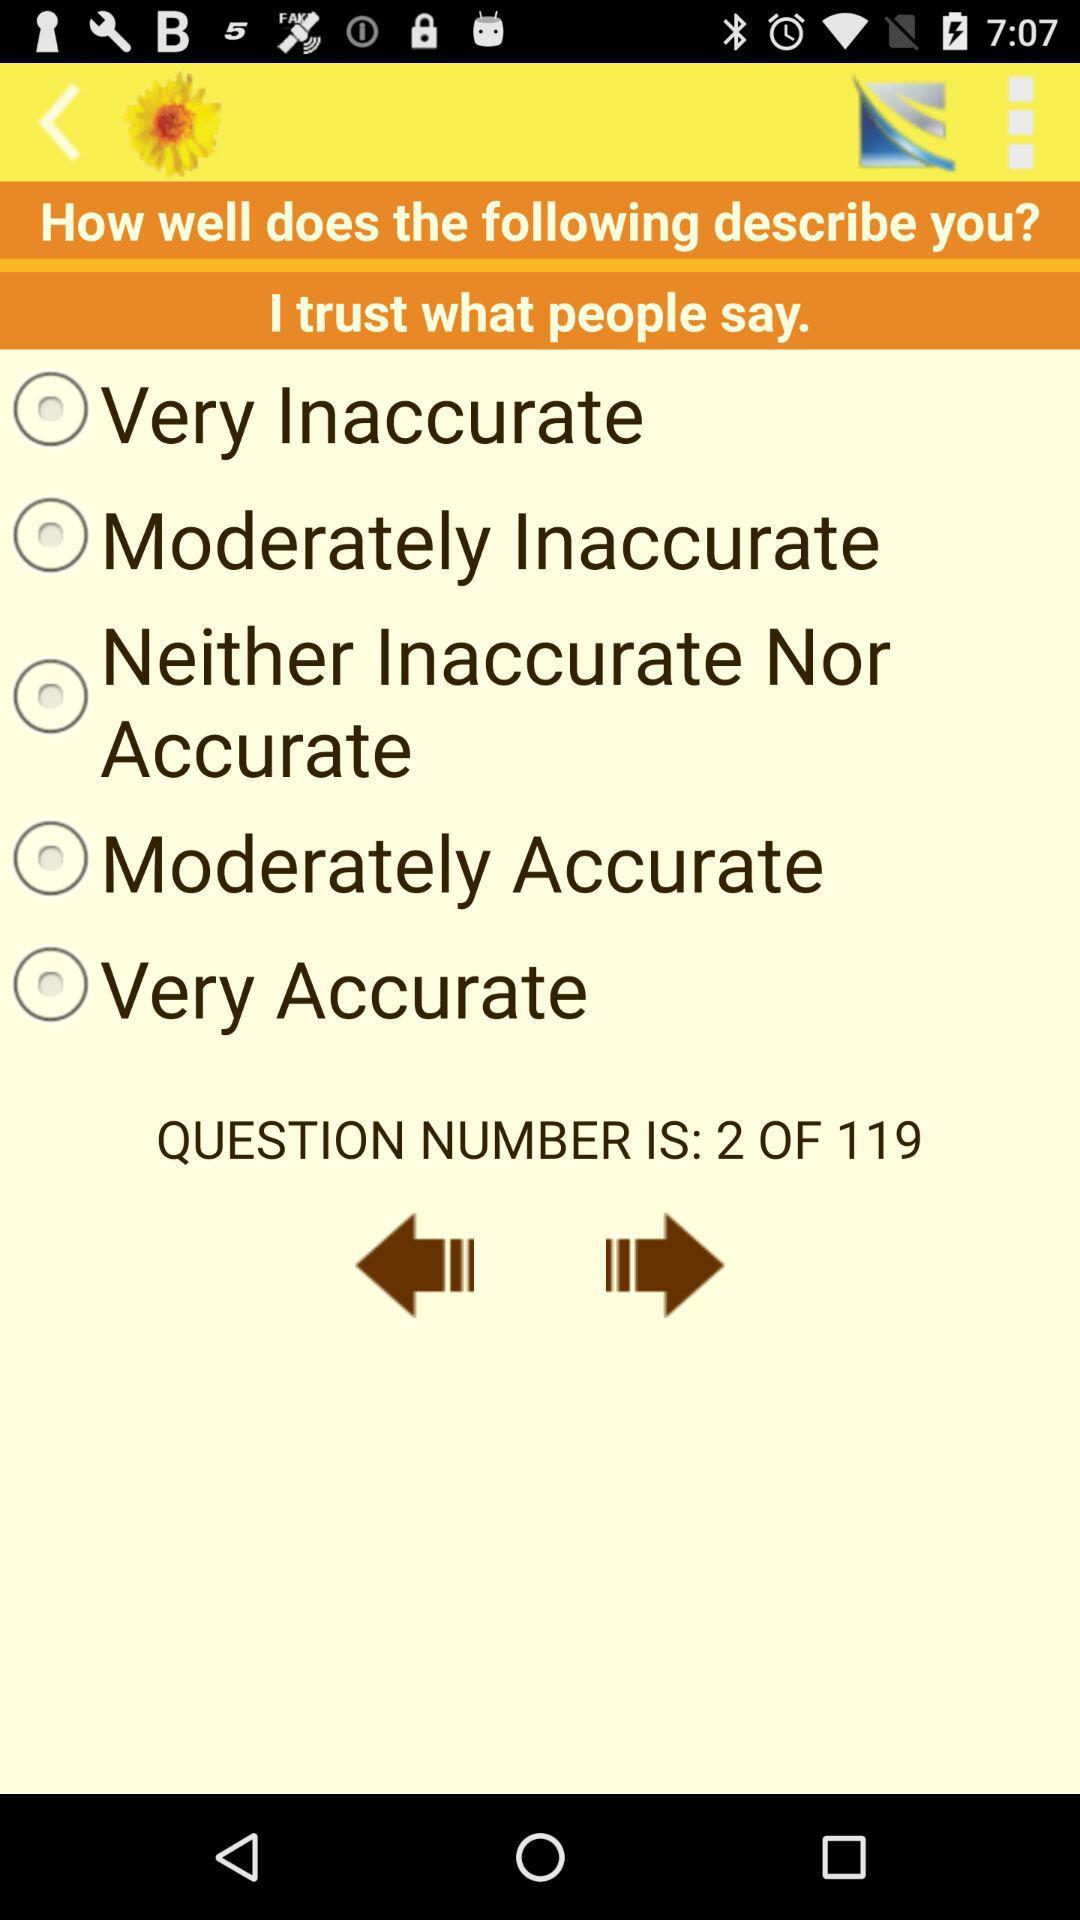  Describe the element at coordinates (413, 1264) in the screenshot. I see `previous` at that location.